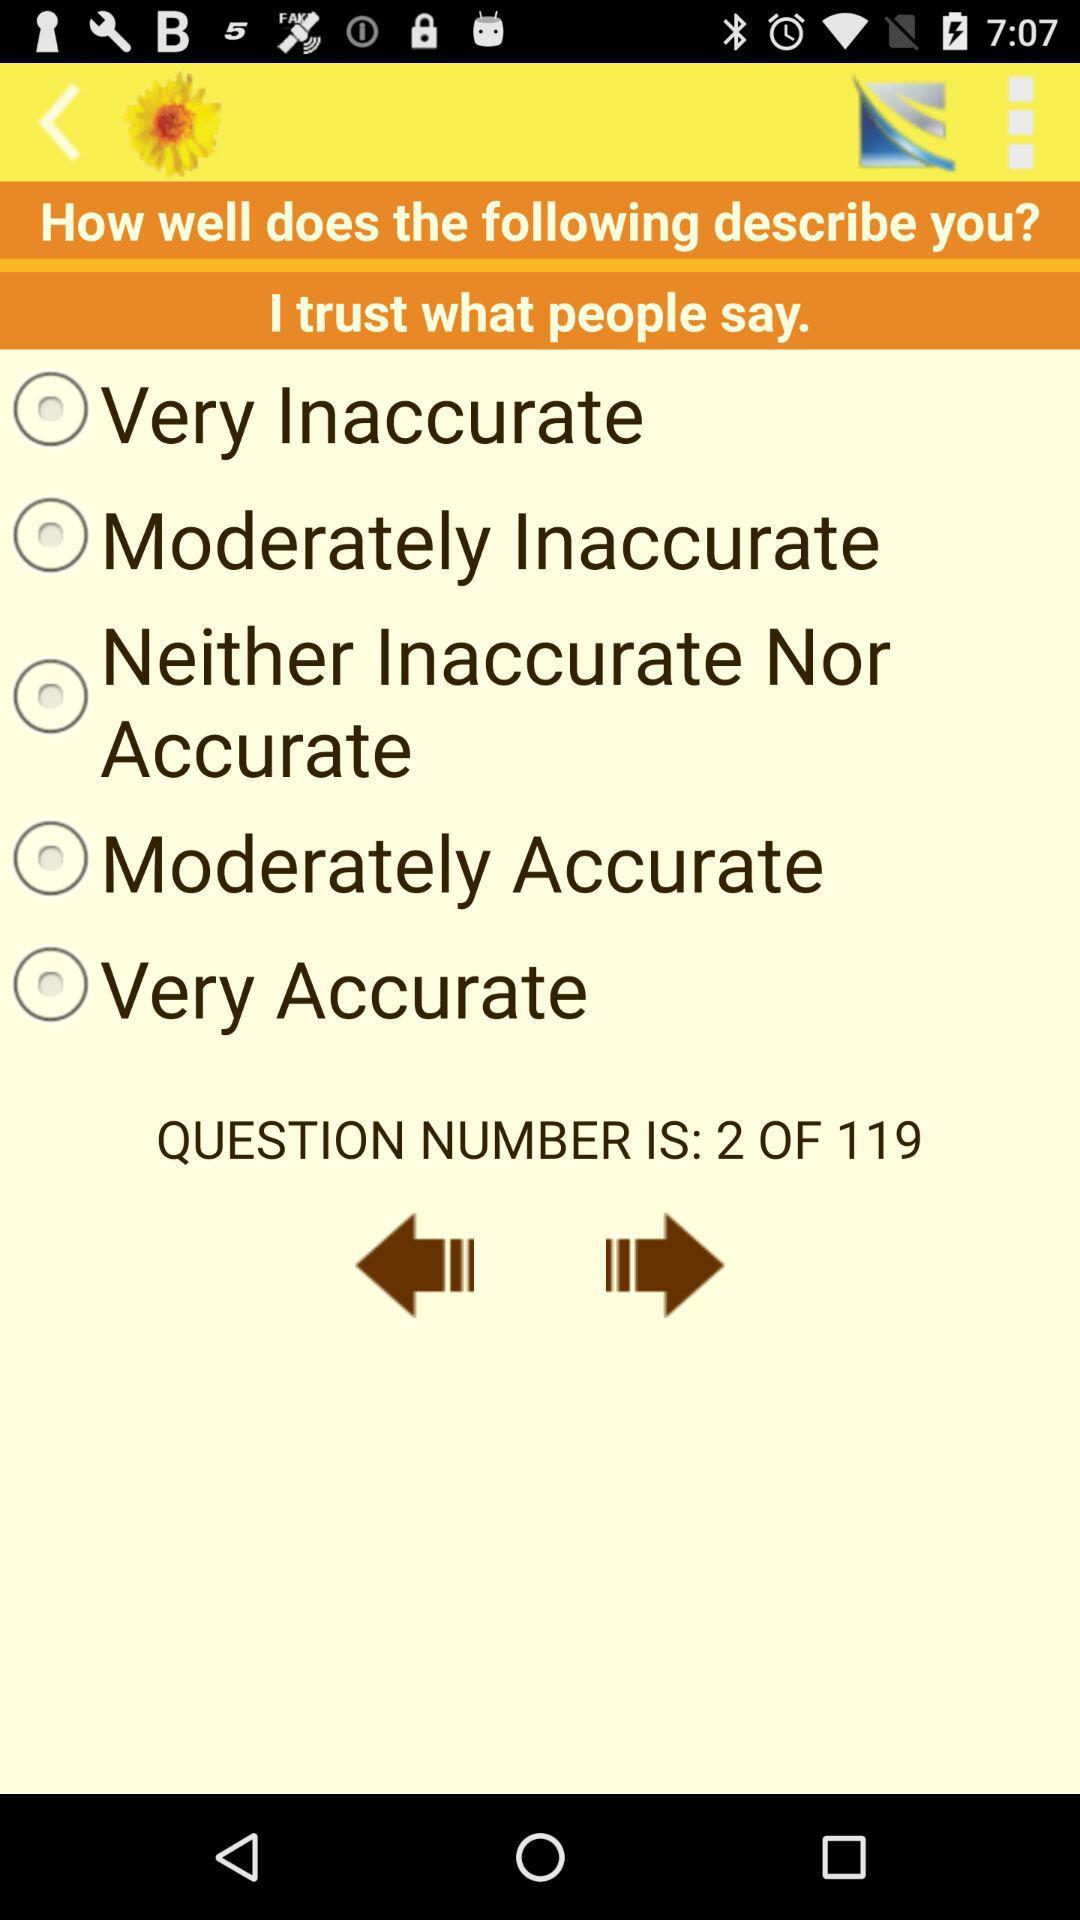  Describe the element at coordinates (413, 1264) in the screenshot. I see `previous` at that location.